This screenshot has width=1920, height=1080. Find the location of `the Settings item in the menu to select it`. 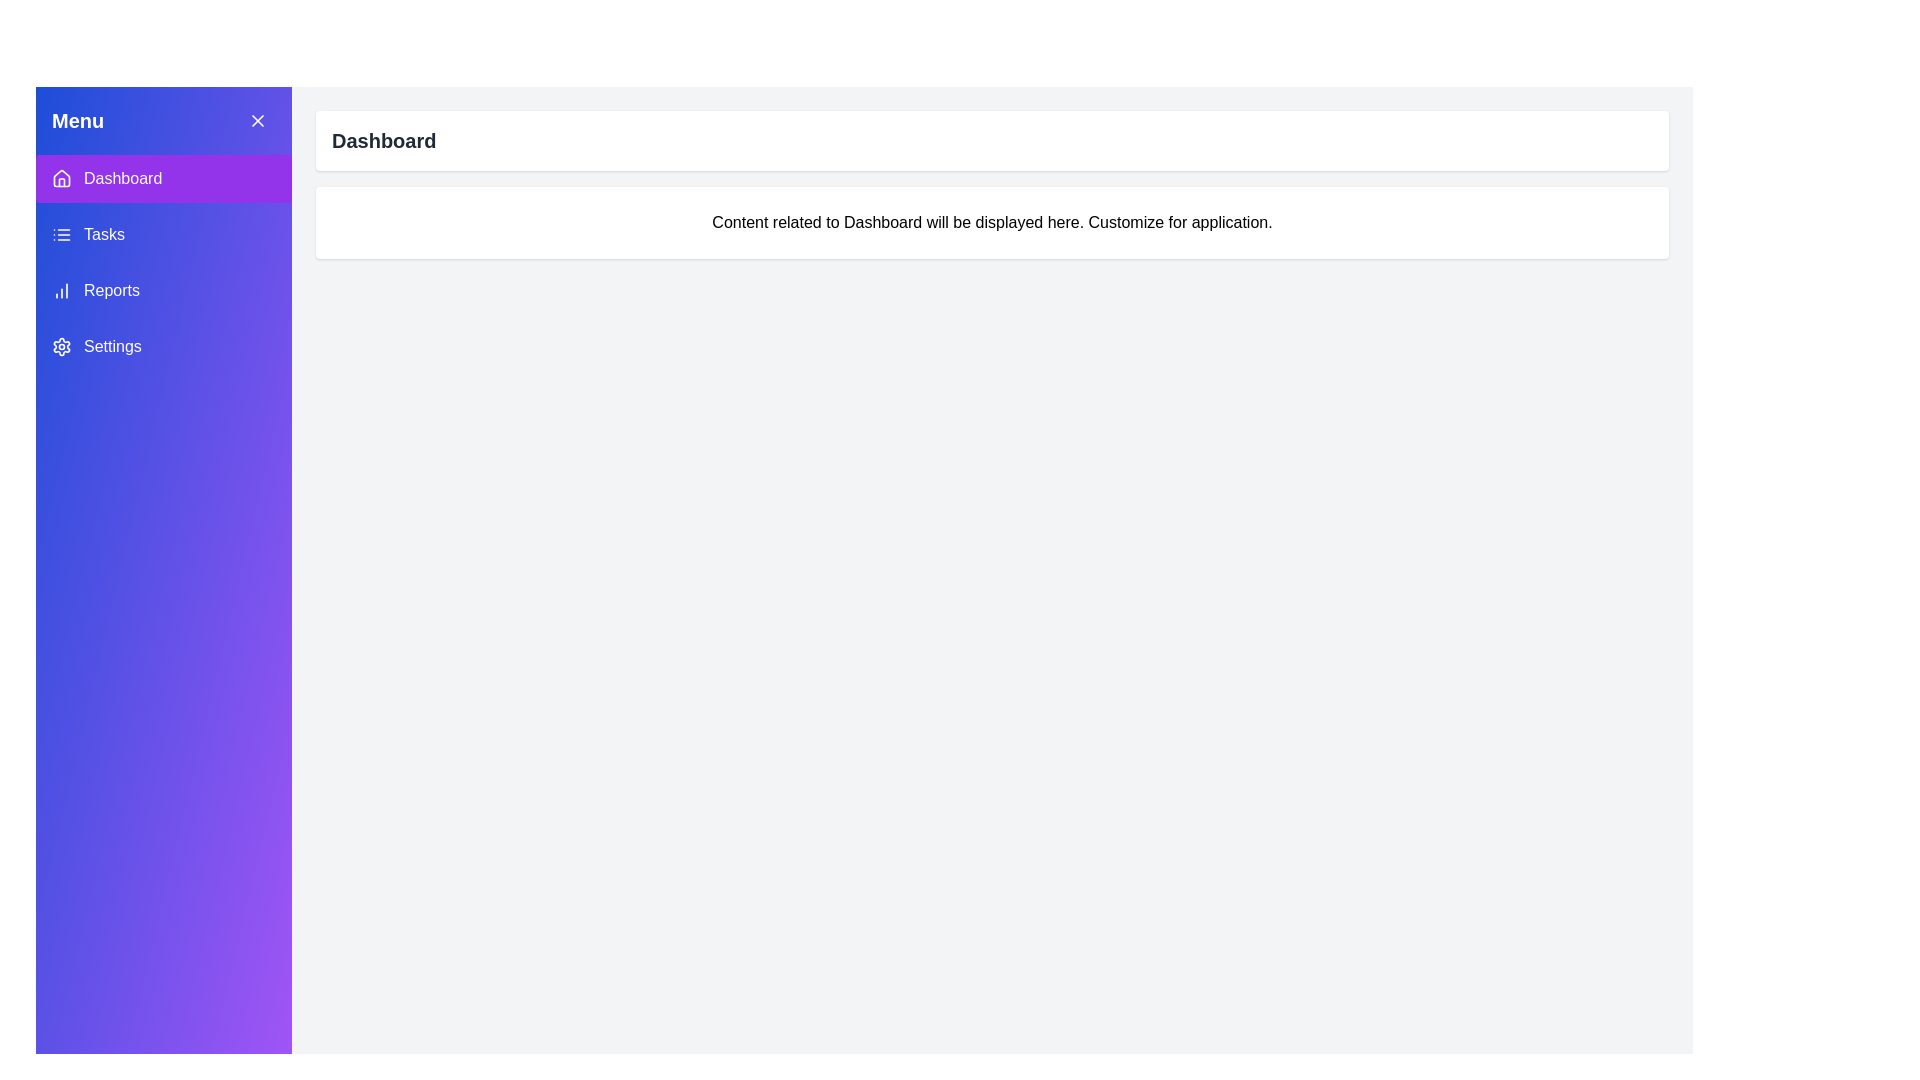

the Settings item in the menu to select it is located at coordinates (163, 346).